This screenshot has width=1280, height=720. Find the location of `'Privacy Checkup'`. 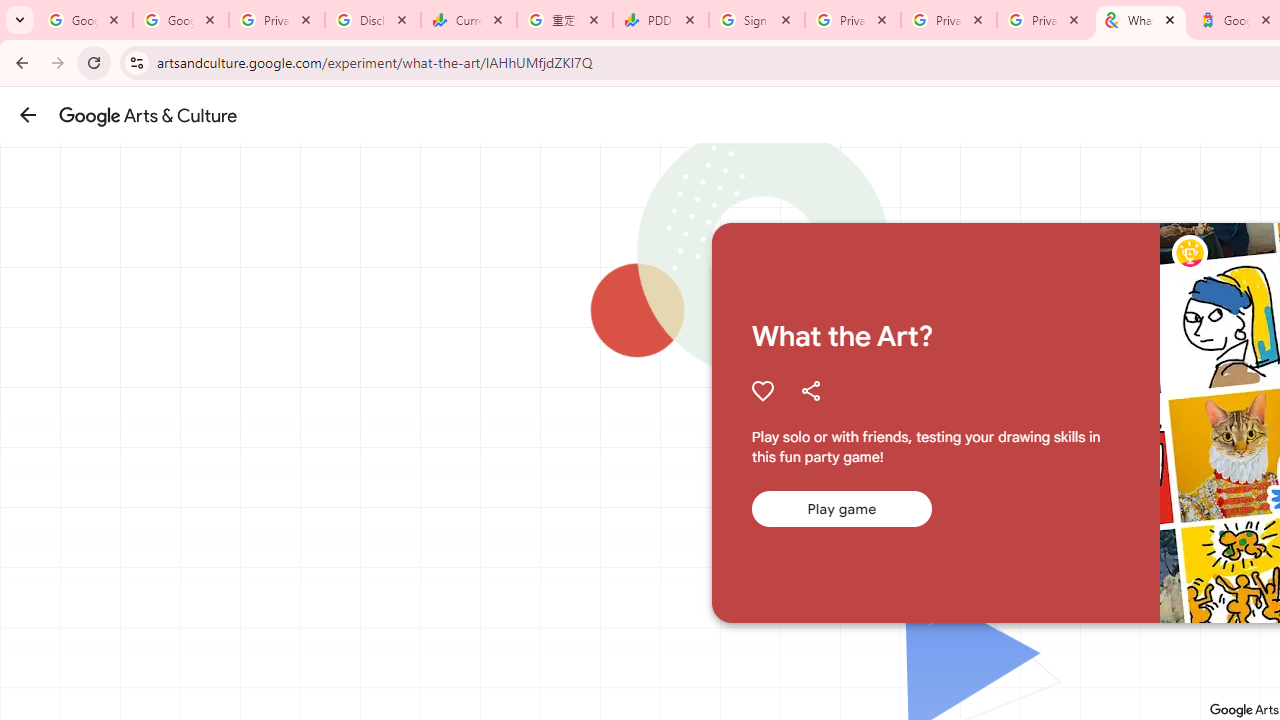

'Privacy Checkup' is located at coordinates (948, 20).